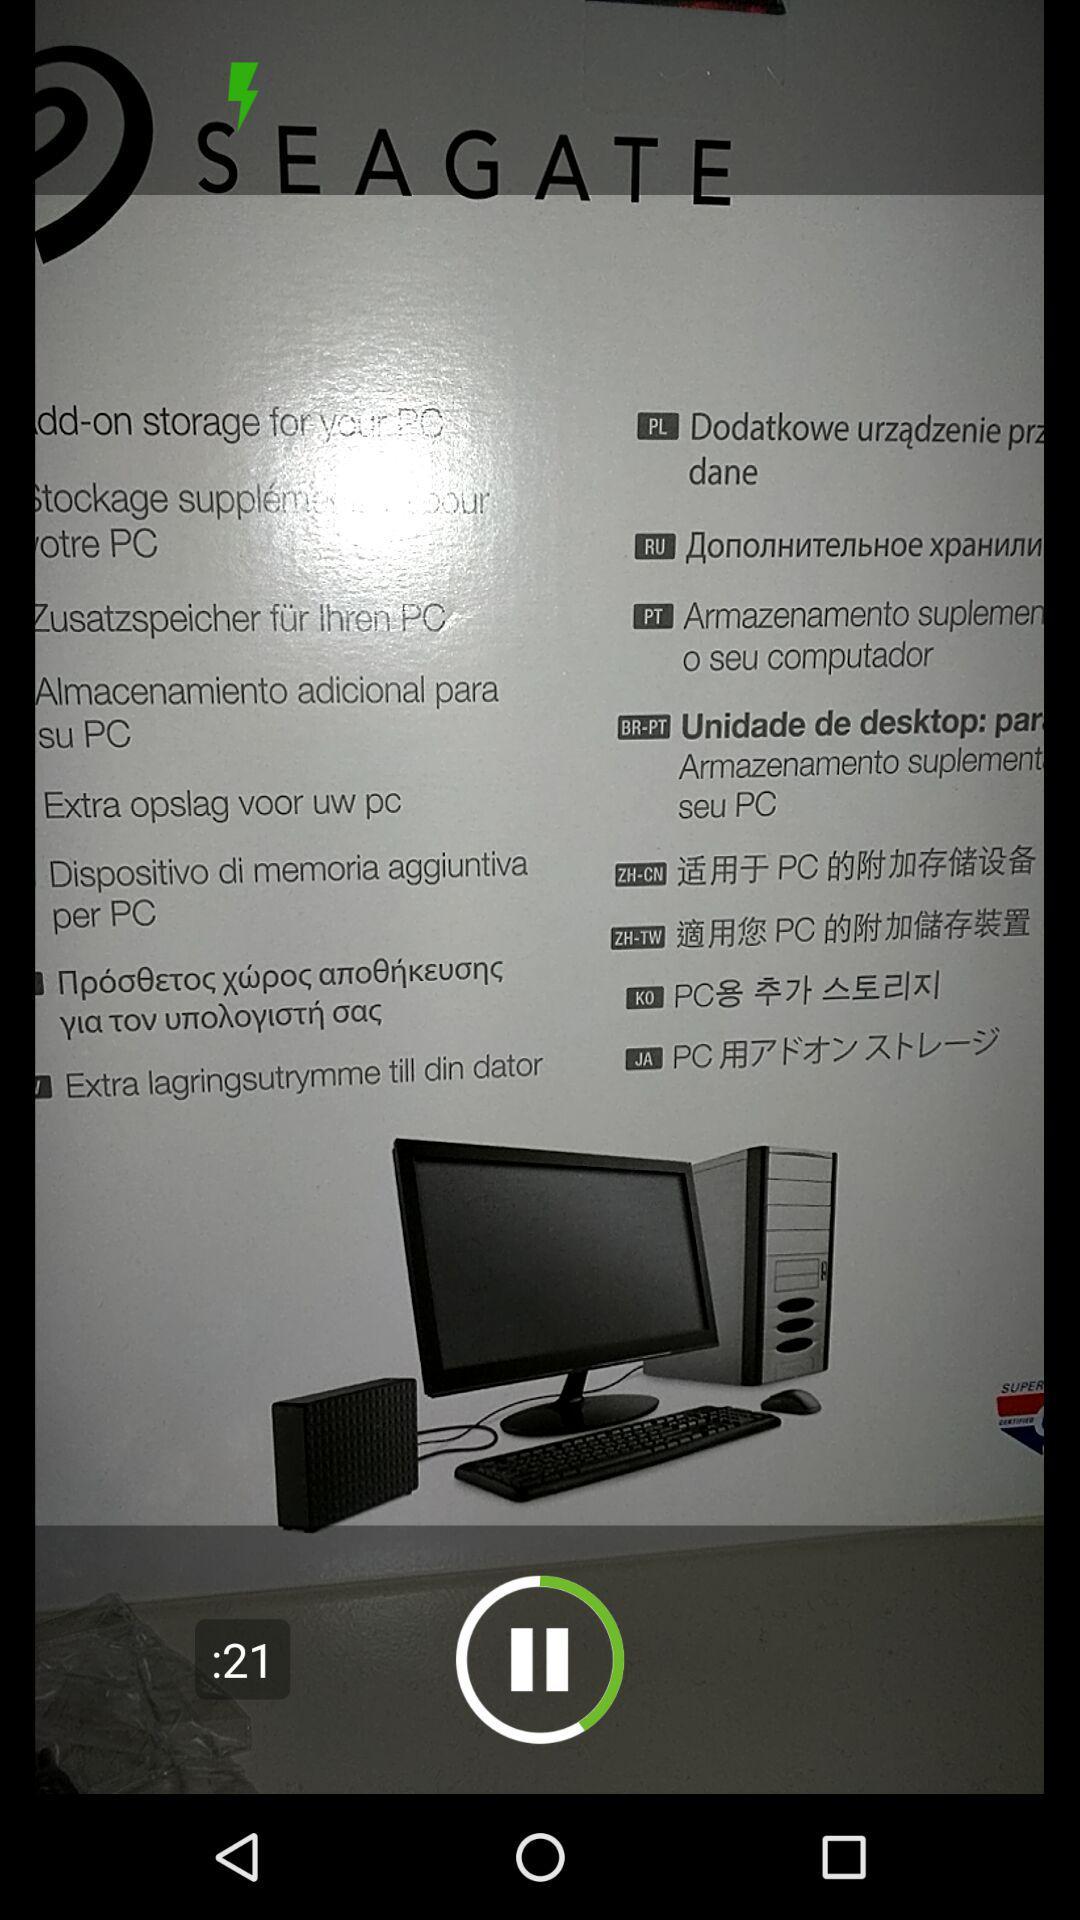  Describe the element at coordinates (540, 1659) in the screenshot. I see `switch autoplay option` at that location.